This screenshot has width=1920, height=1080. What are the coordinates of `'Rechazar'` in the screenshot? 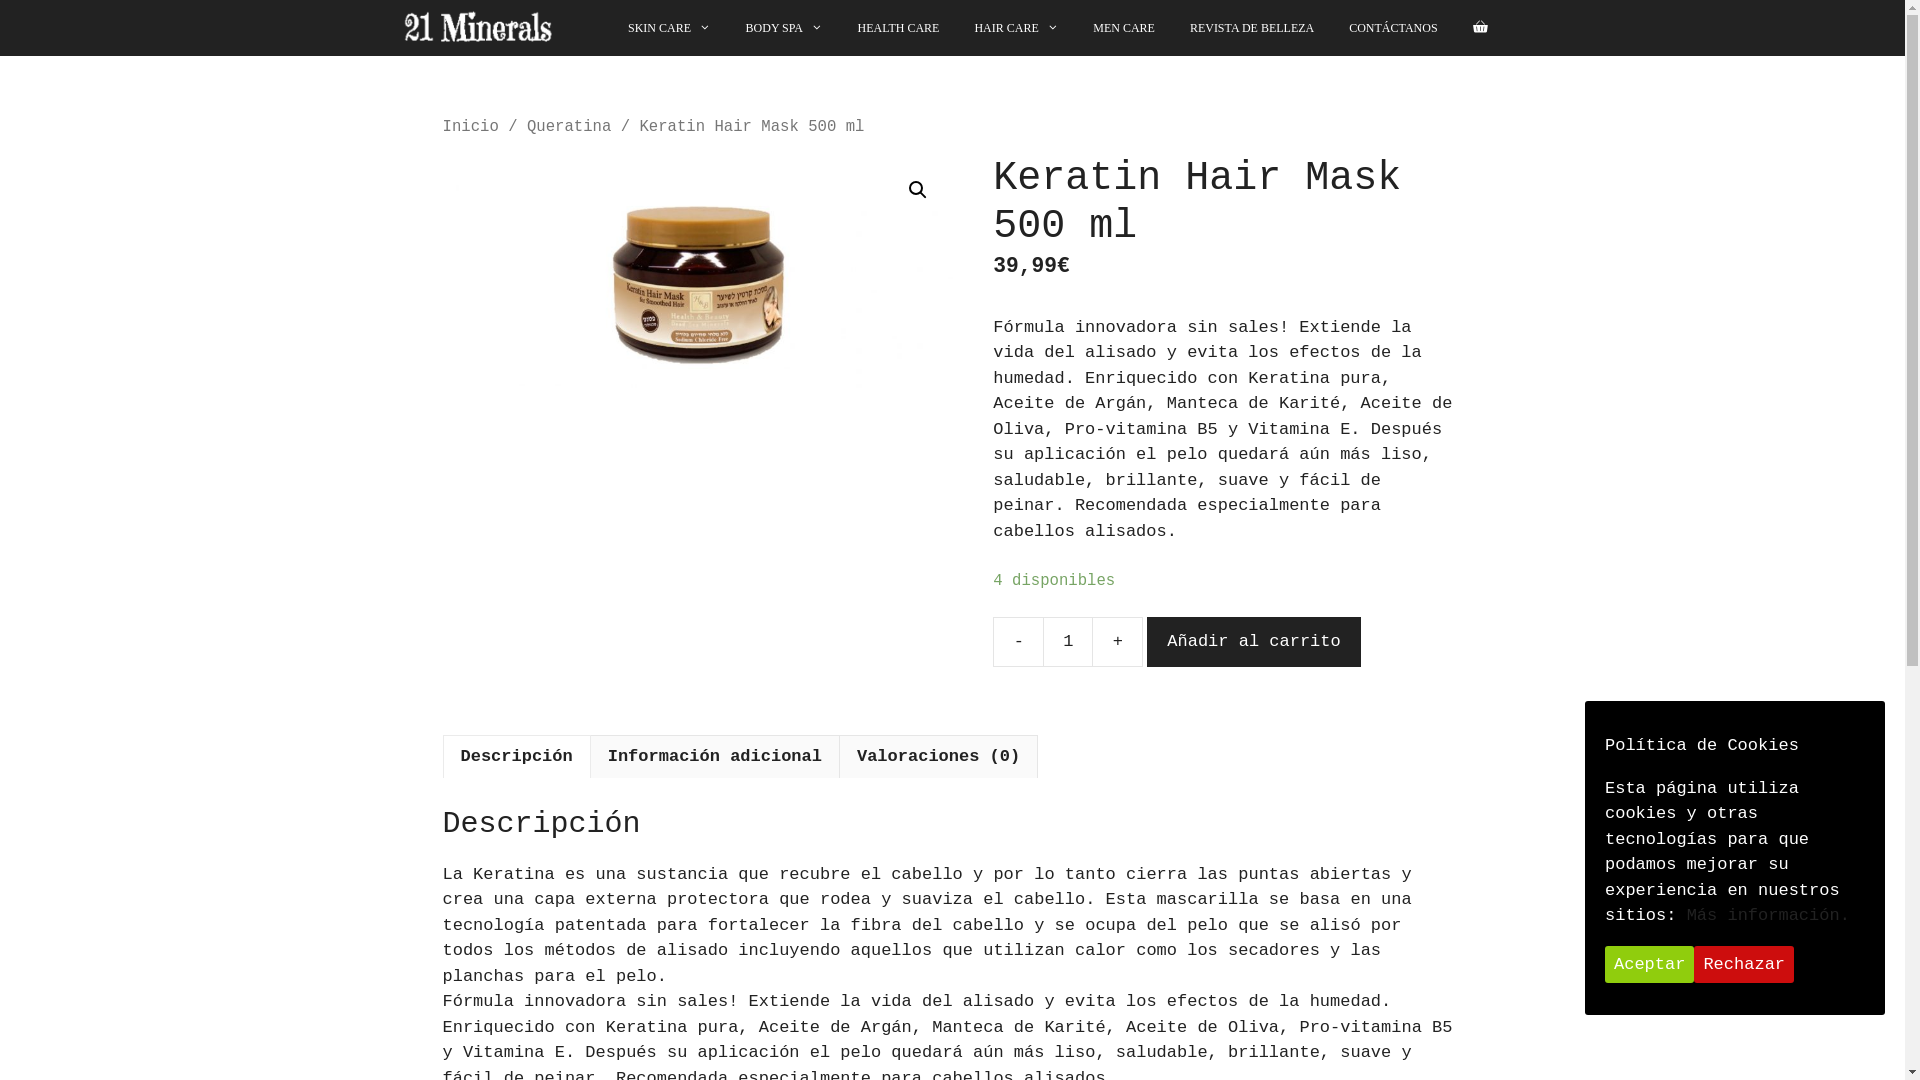 It's located at (1742, 963).